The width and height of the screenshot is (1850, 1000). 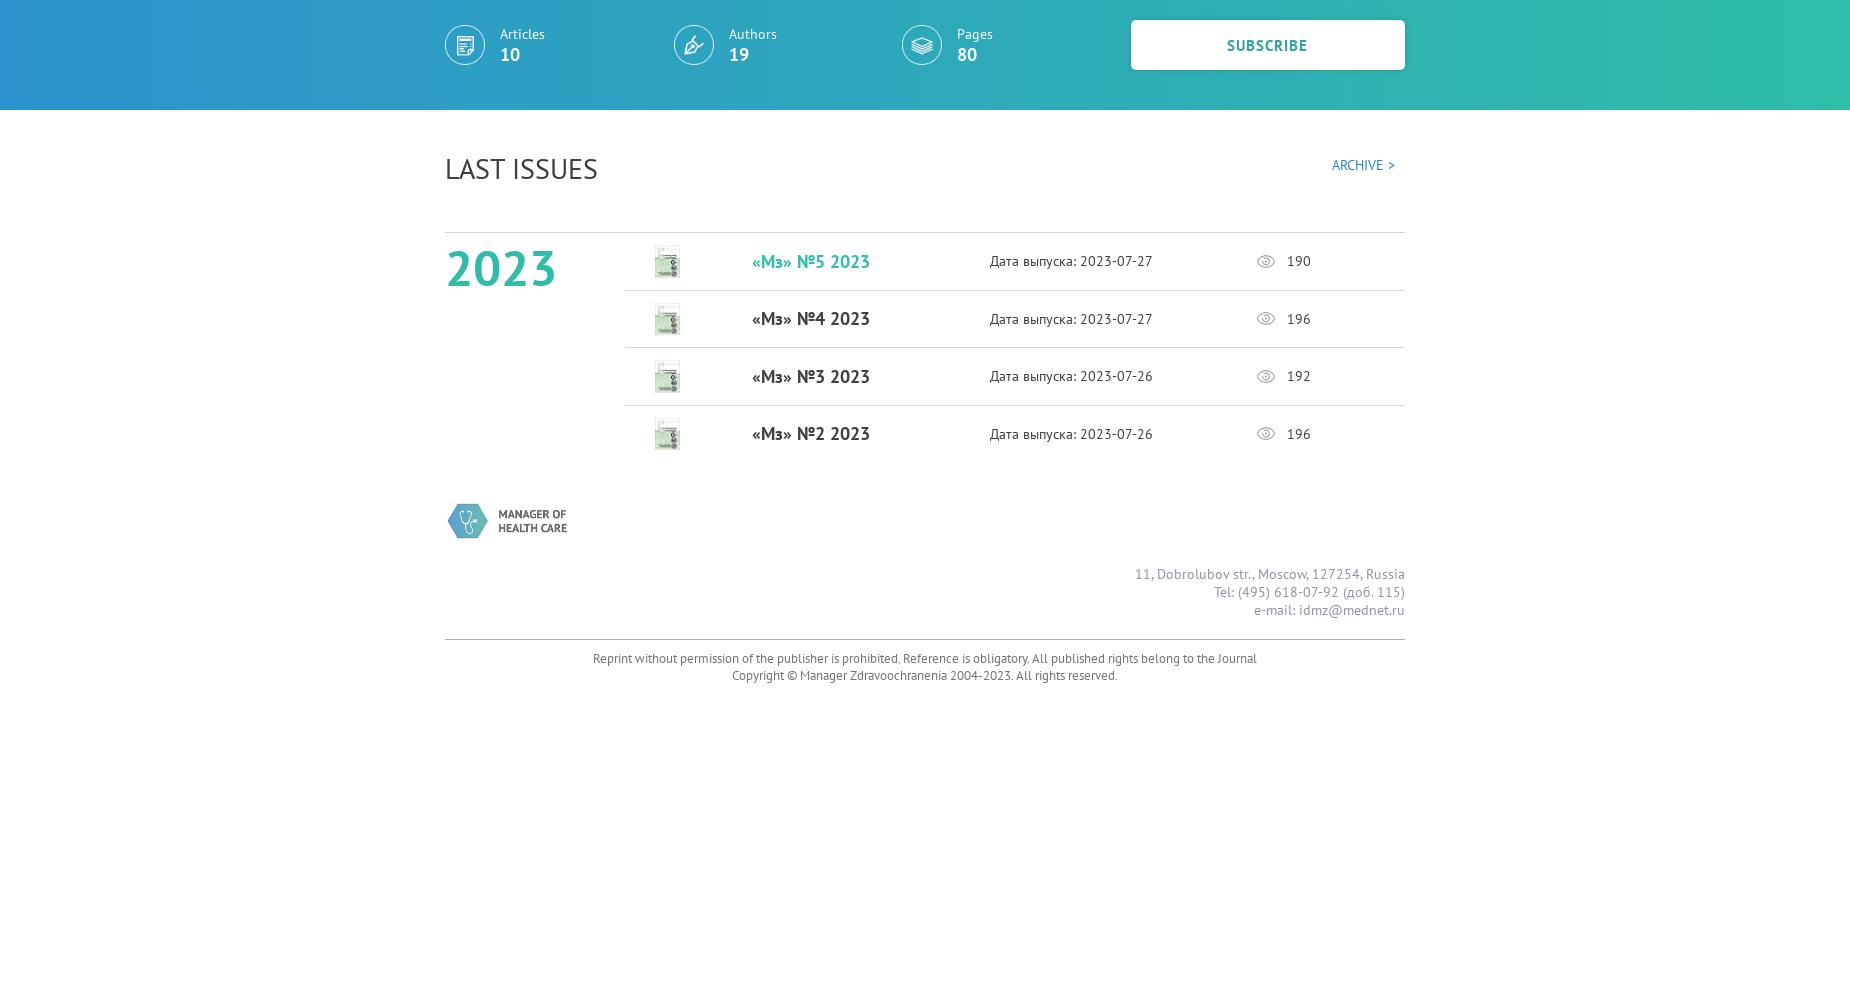 What do you see at coordinates (809, 317) in the screenshot?
I see `'«Мз» №4 2023'` at bounding box center [809, 317].